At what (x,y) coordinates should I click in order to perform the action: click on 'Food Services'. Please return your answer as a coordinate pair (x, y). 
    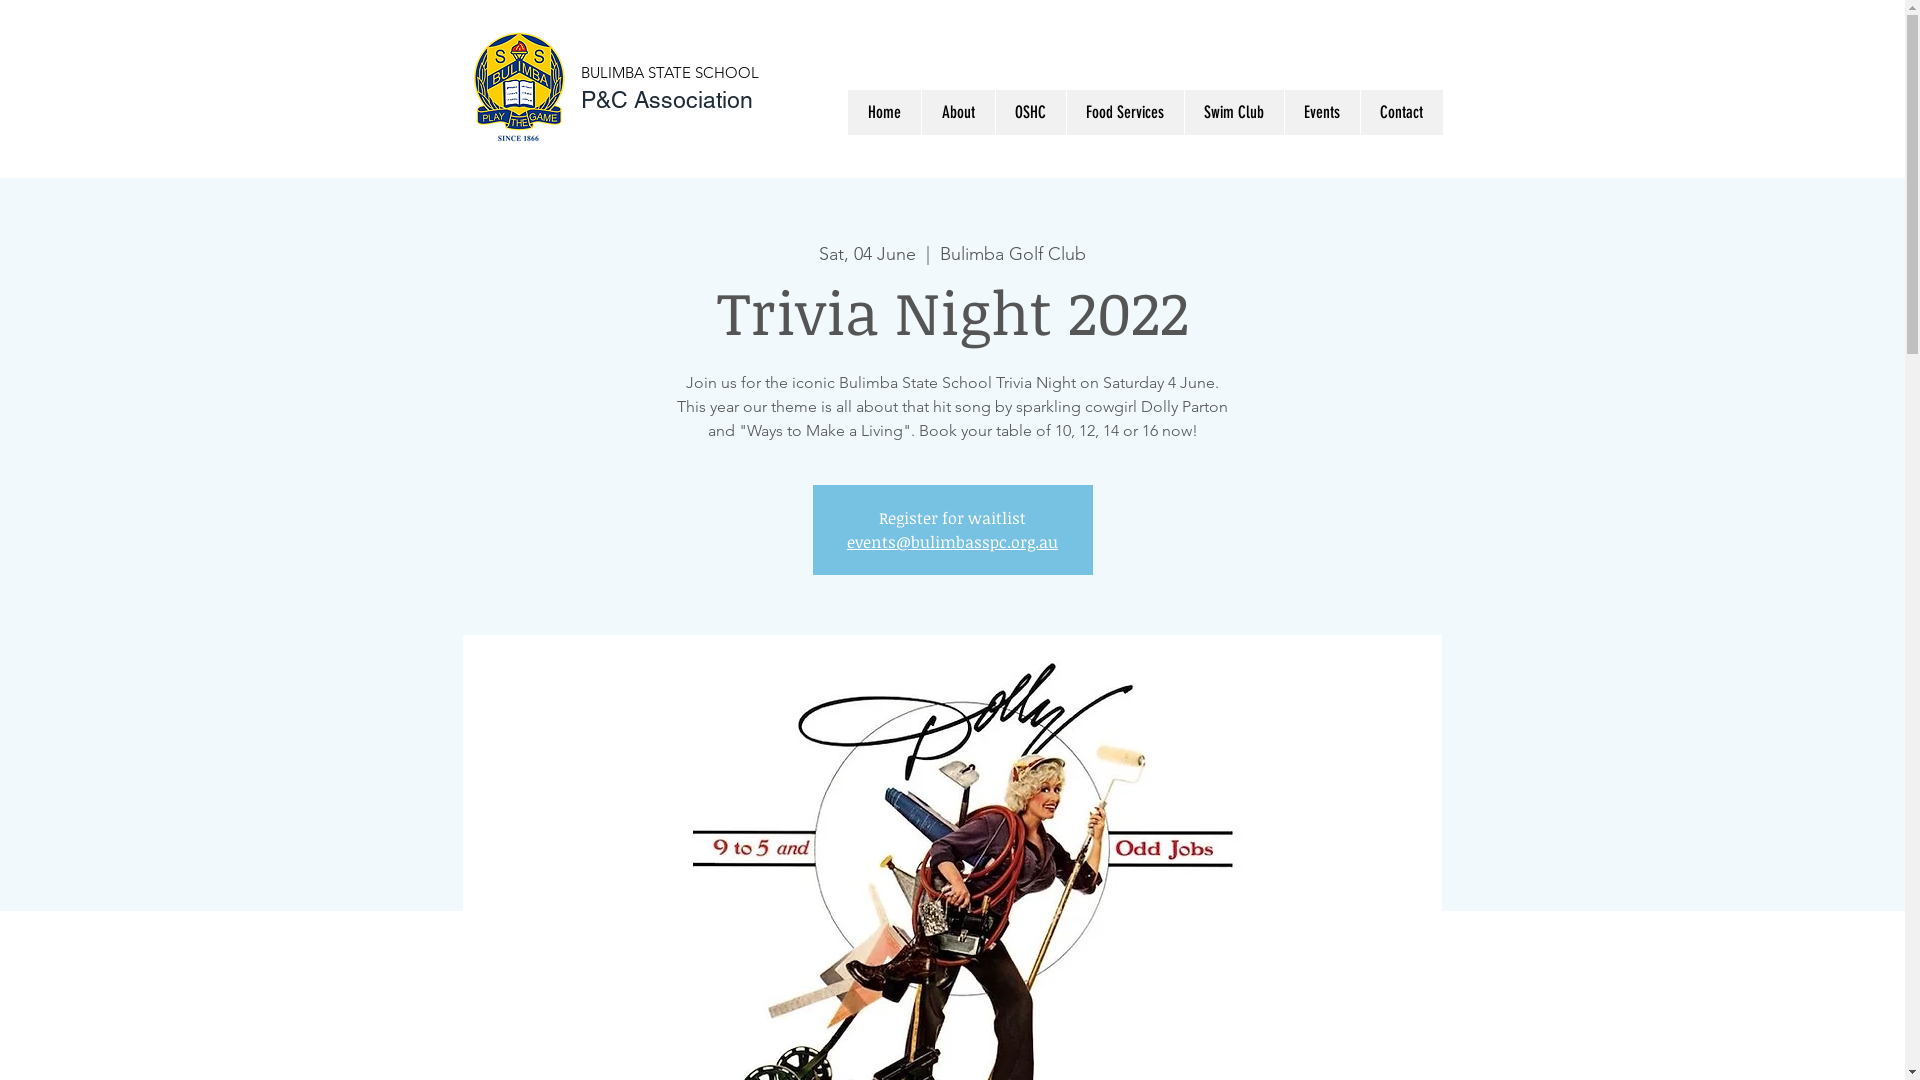
    Looking at the image, I should click on (1124, 112).